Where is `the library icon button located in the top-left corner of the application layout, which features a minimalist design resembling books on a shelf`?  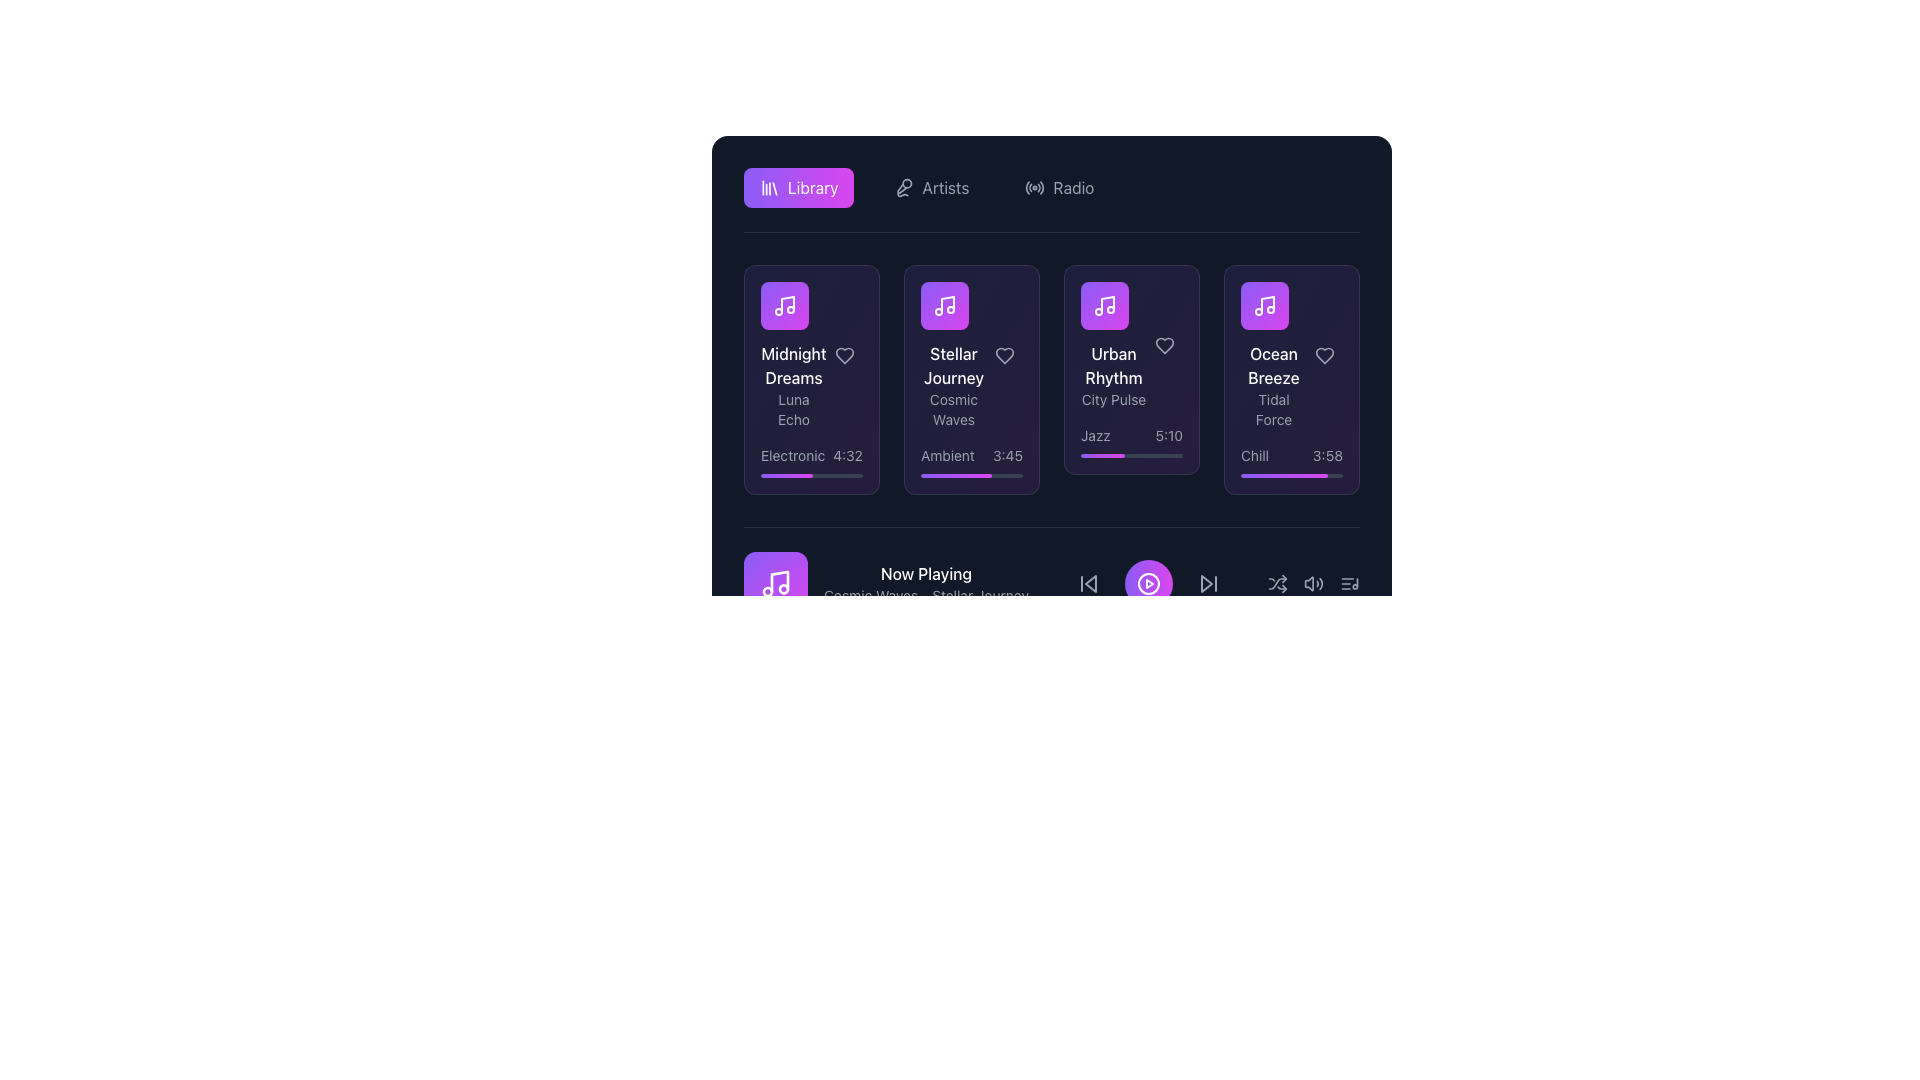 the library icon button located in the top-left corner of the application layout, which features a minimalist design resembling books on a shelf is located at coordinates (768, 188).